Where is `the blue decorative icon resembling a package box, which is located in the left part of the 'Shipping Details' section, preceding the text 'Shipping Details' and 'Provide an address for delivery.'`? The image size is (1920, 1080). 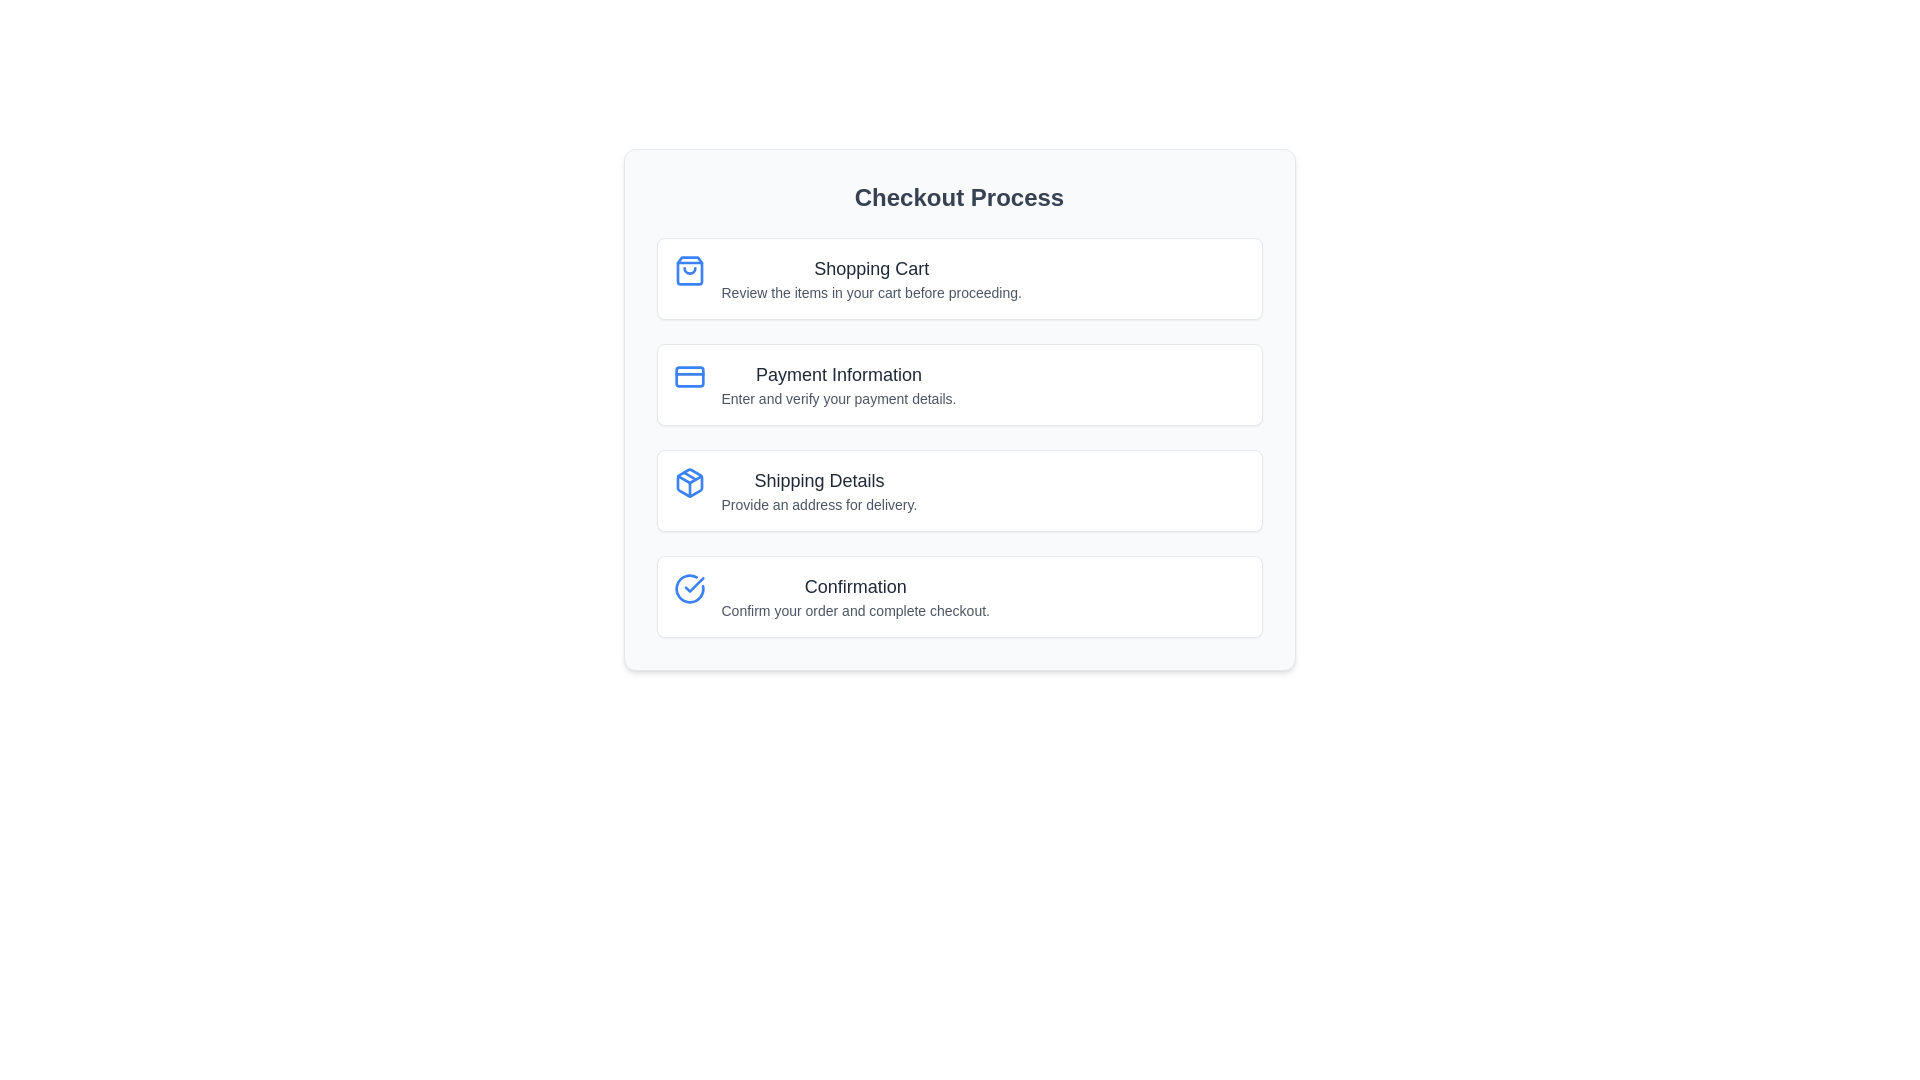 the blue decorative icon resembling a package box, which is located in the left part of the 'Shipping Details' section, preceding the text 'Shipping Details' and 'Provide an address for delivery.' is located at coordinates (689, 482).